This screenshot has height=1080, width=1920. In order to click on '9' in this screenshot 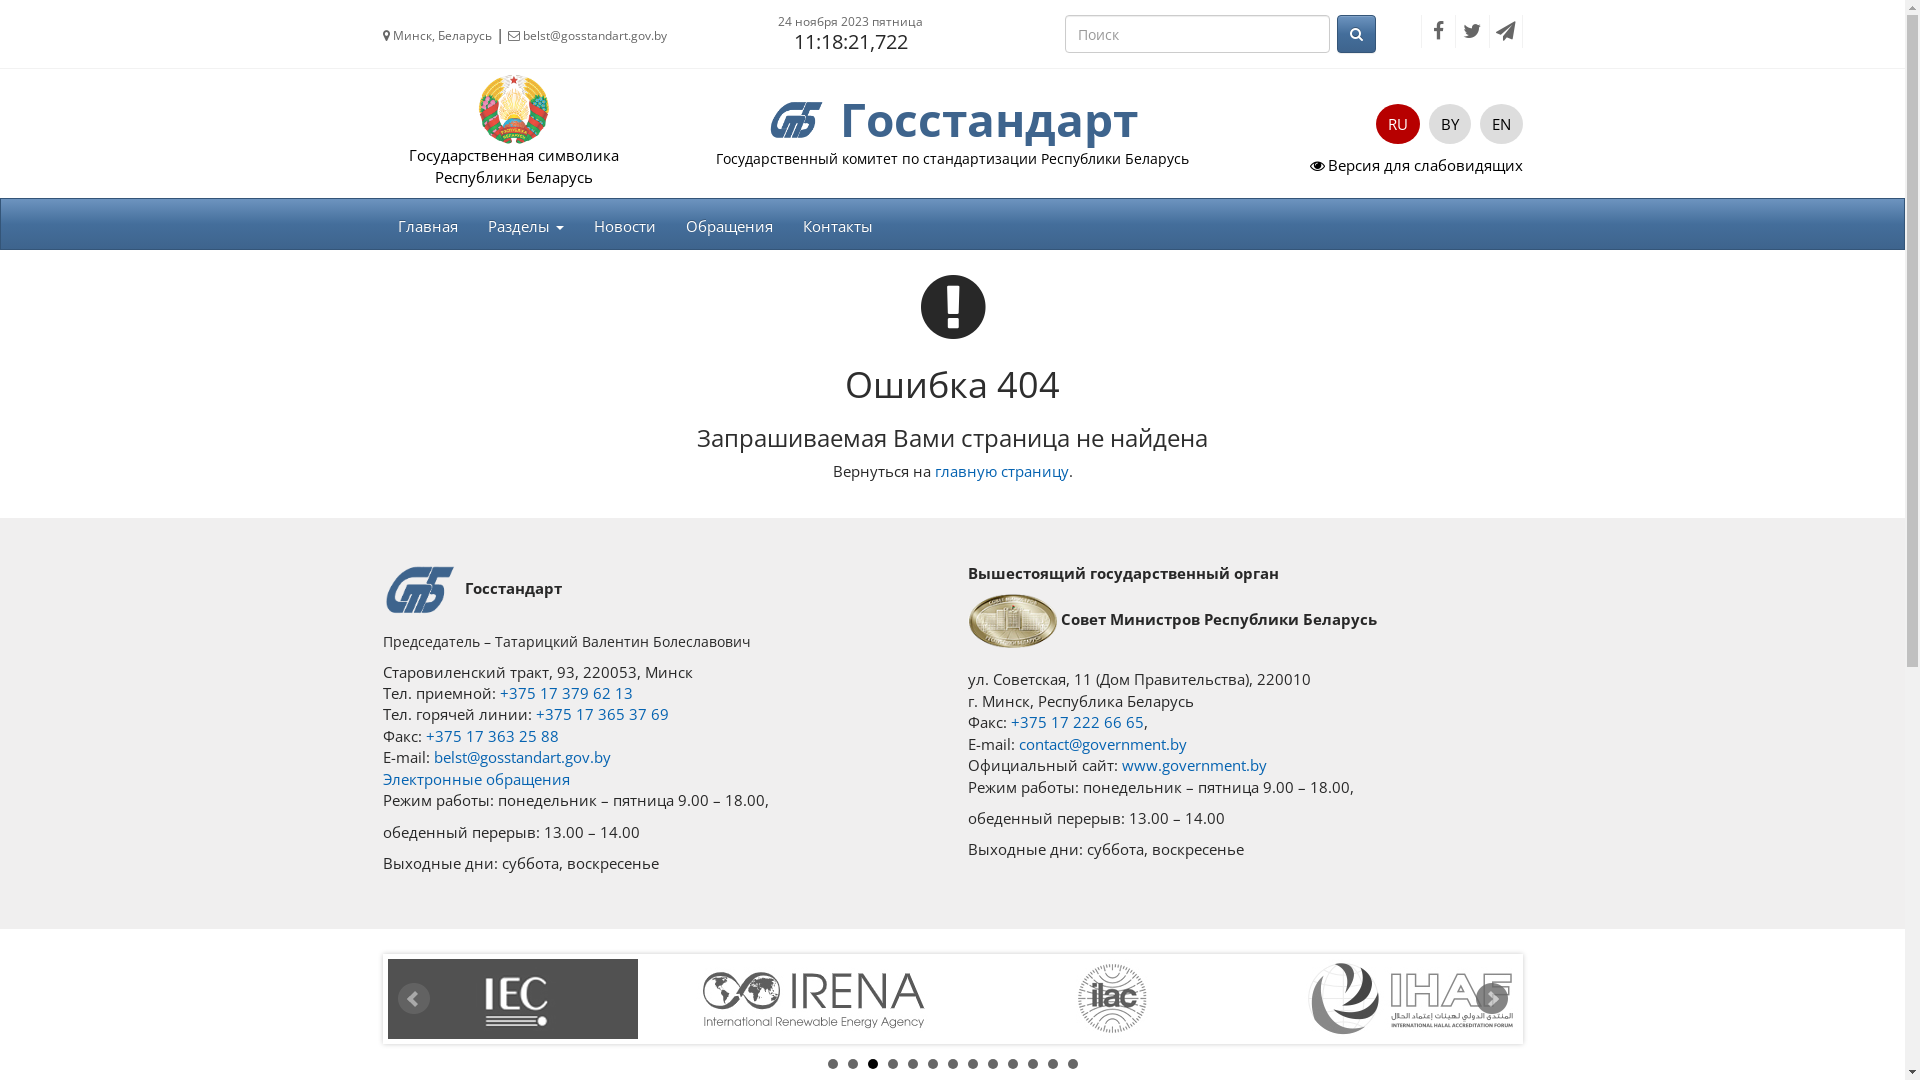, I will do `click(993, 1063)`.